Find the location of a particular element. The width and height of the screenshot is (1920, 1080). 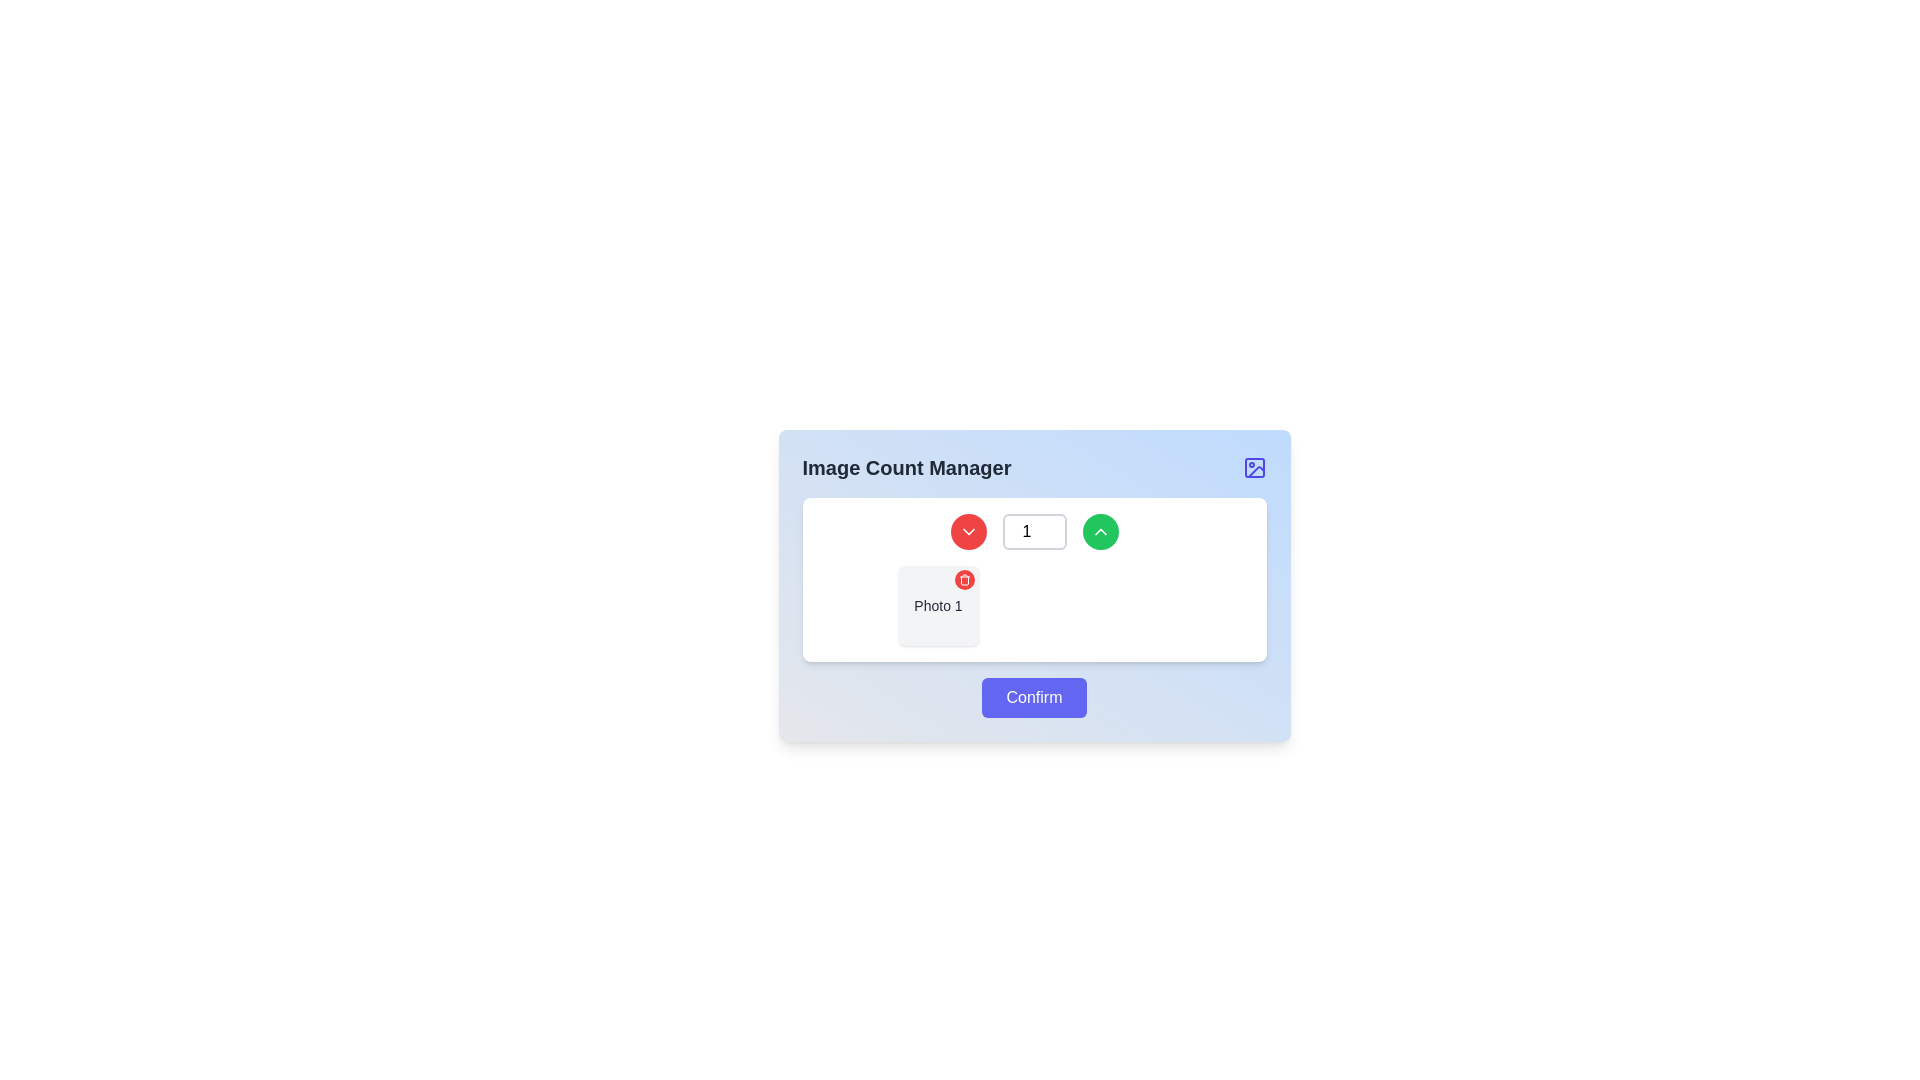

the button labeled 'Image Count Manager' located at the bottom center of the card layout to confirm the action is located at coordinates (1034, 697).